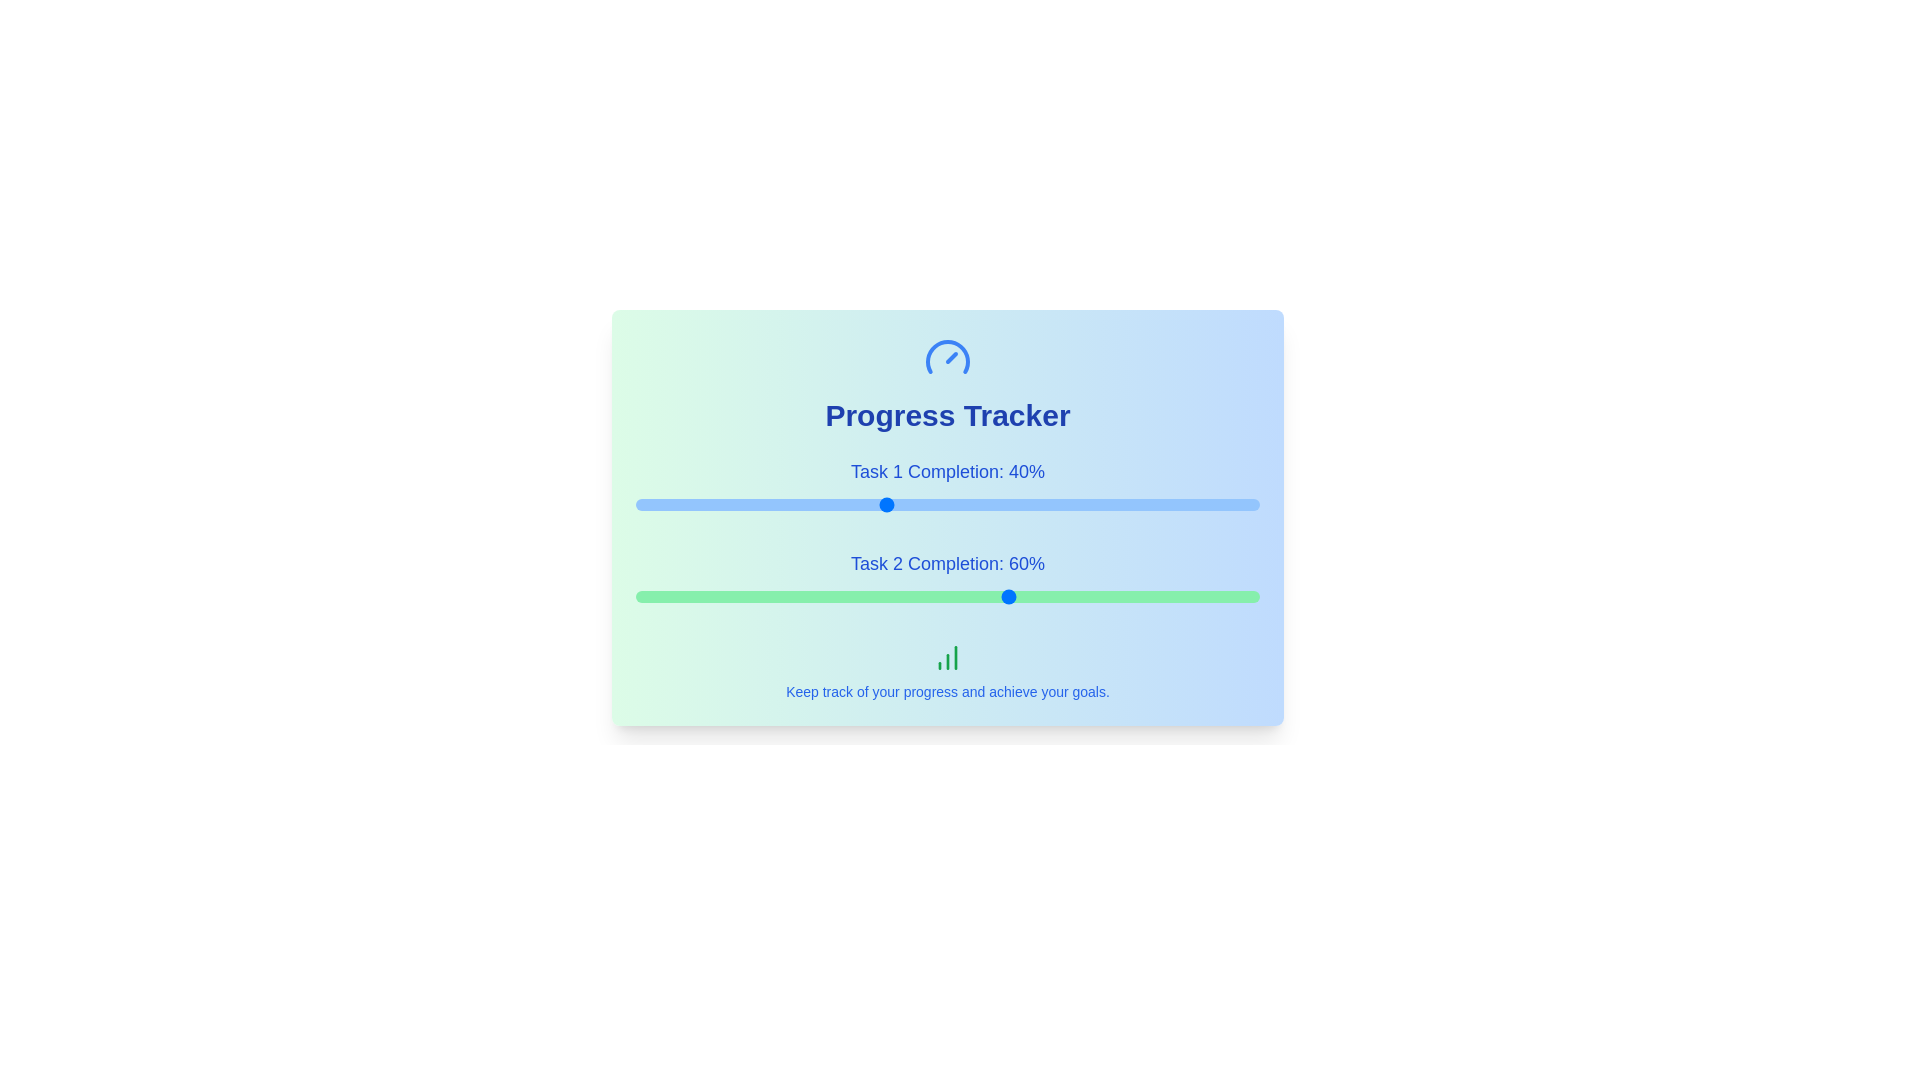  I want to click on the semi-circle arc of the gauge icon located at the top center above the 'Progress Tracker' header, so click(947, 354).